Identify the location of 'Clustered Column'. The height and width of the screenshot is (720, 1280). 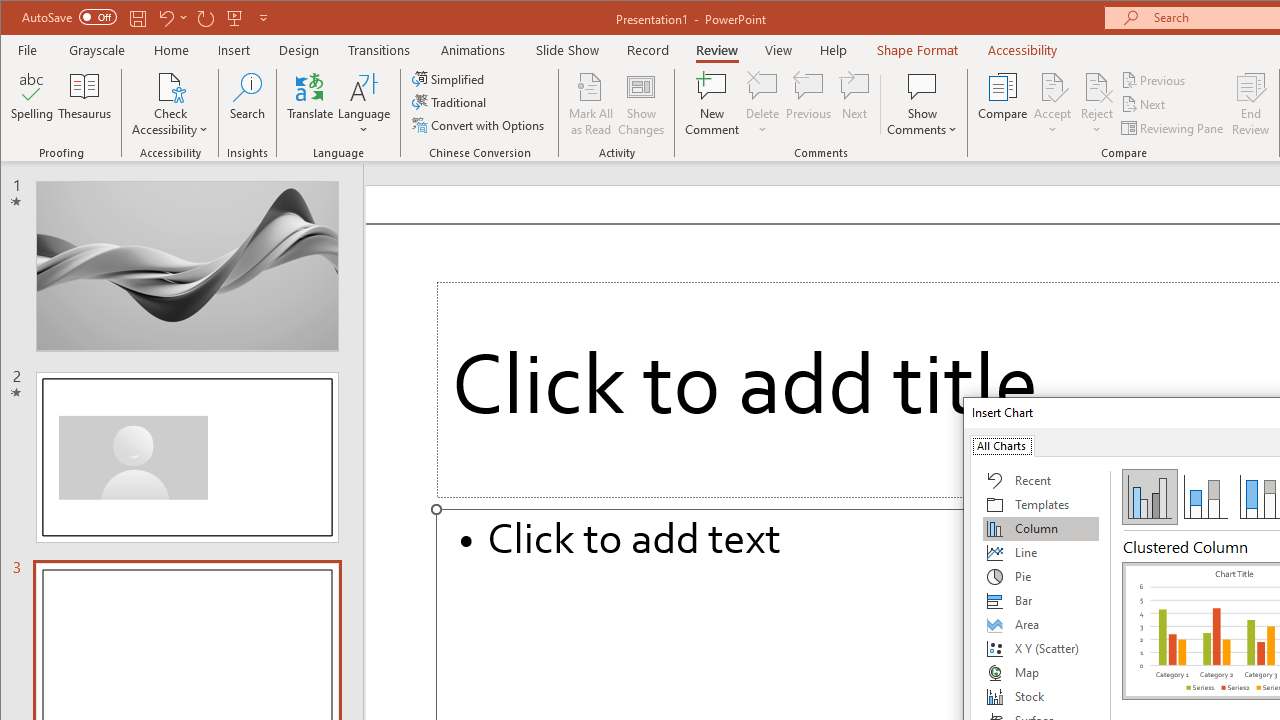
(1150, 495).